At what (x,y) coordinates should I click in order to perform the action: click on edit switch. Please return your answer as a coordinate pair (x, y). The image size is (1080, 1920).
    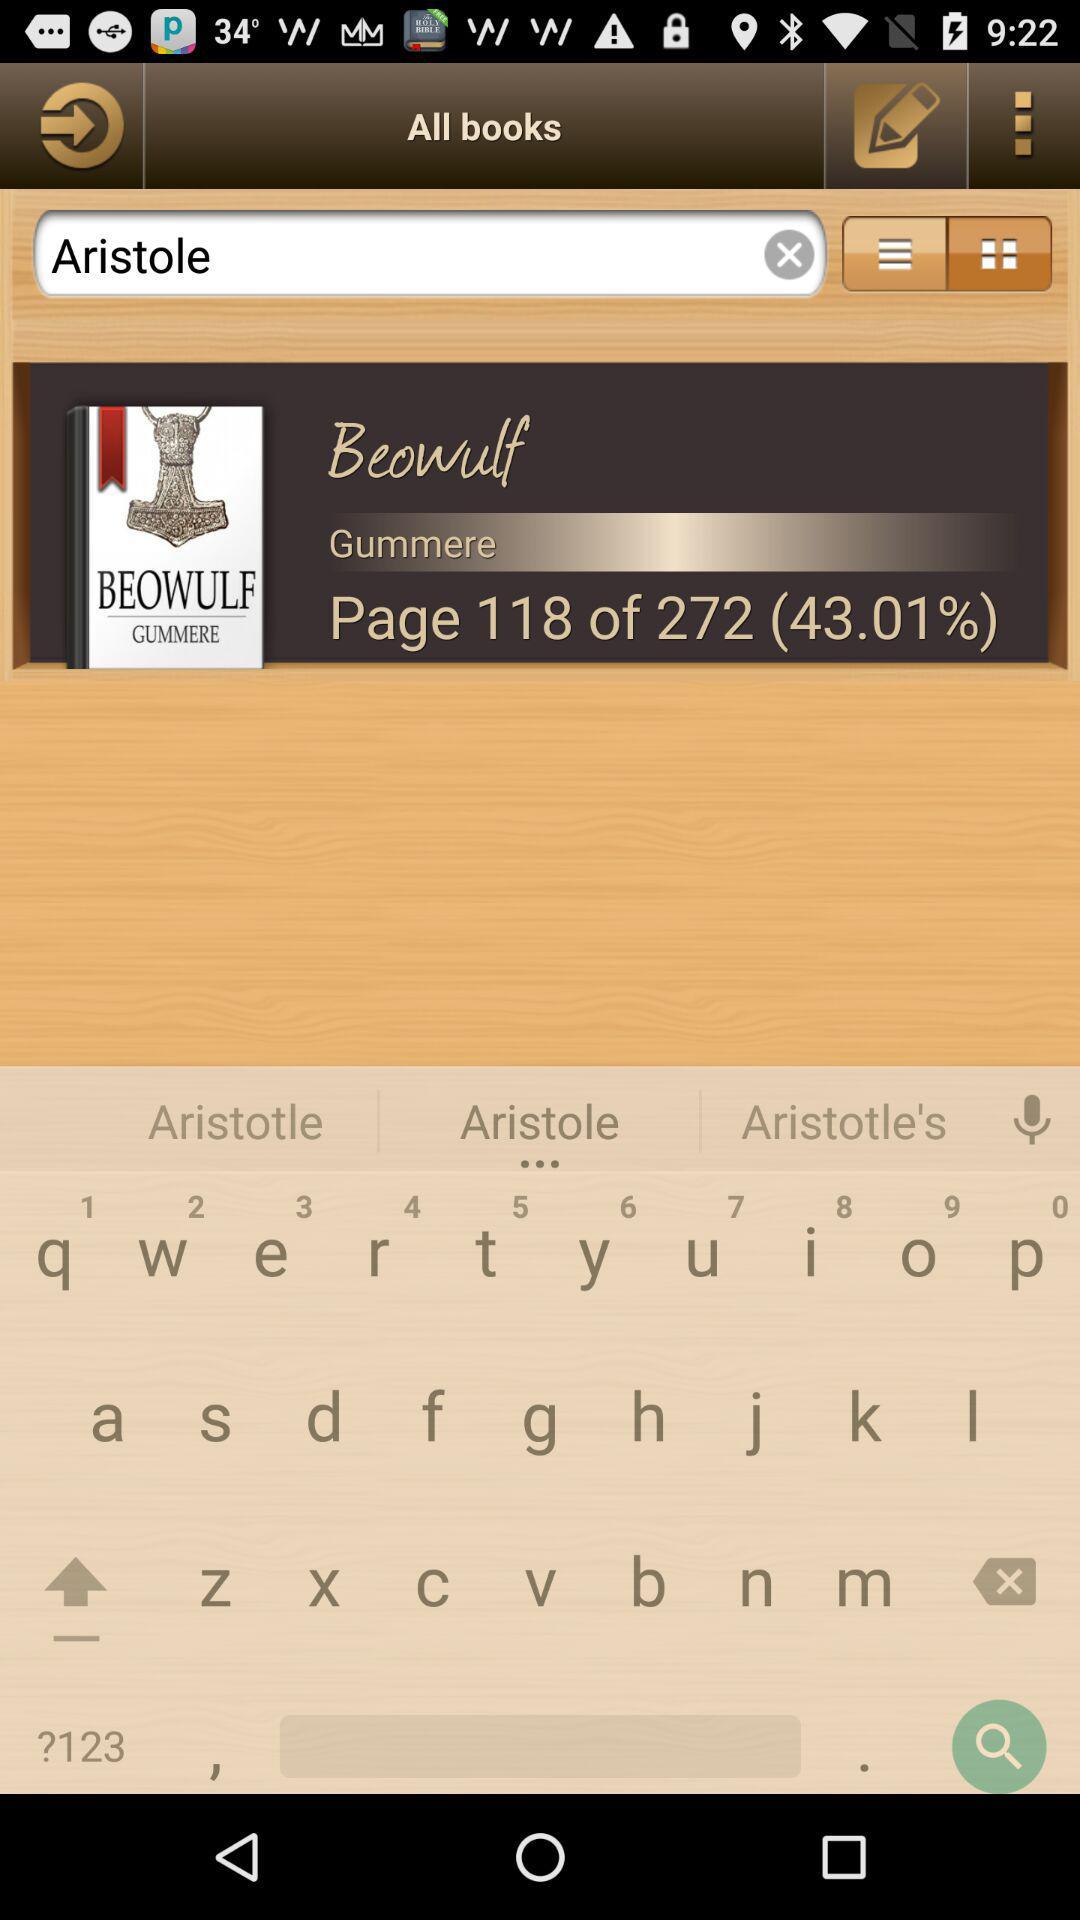
    Looking at the image, I should click on (896, 124).